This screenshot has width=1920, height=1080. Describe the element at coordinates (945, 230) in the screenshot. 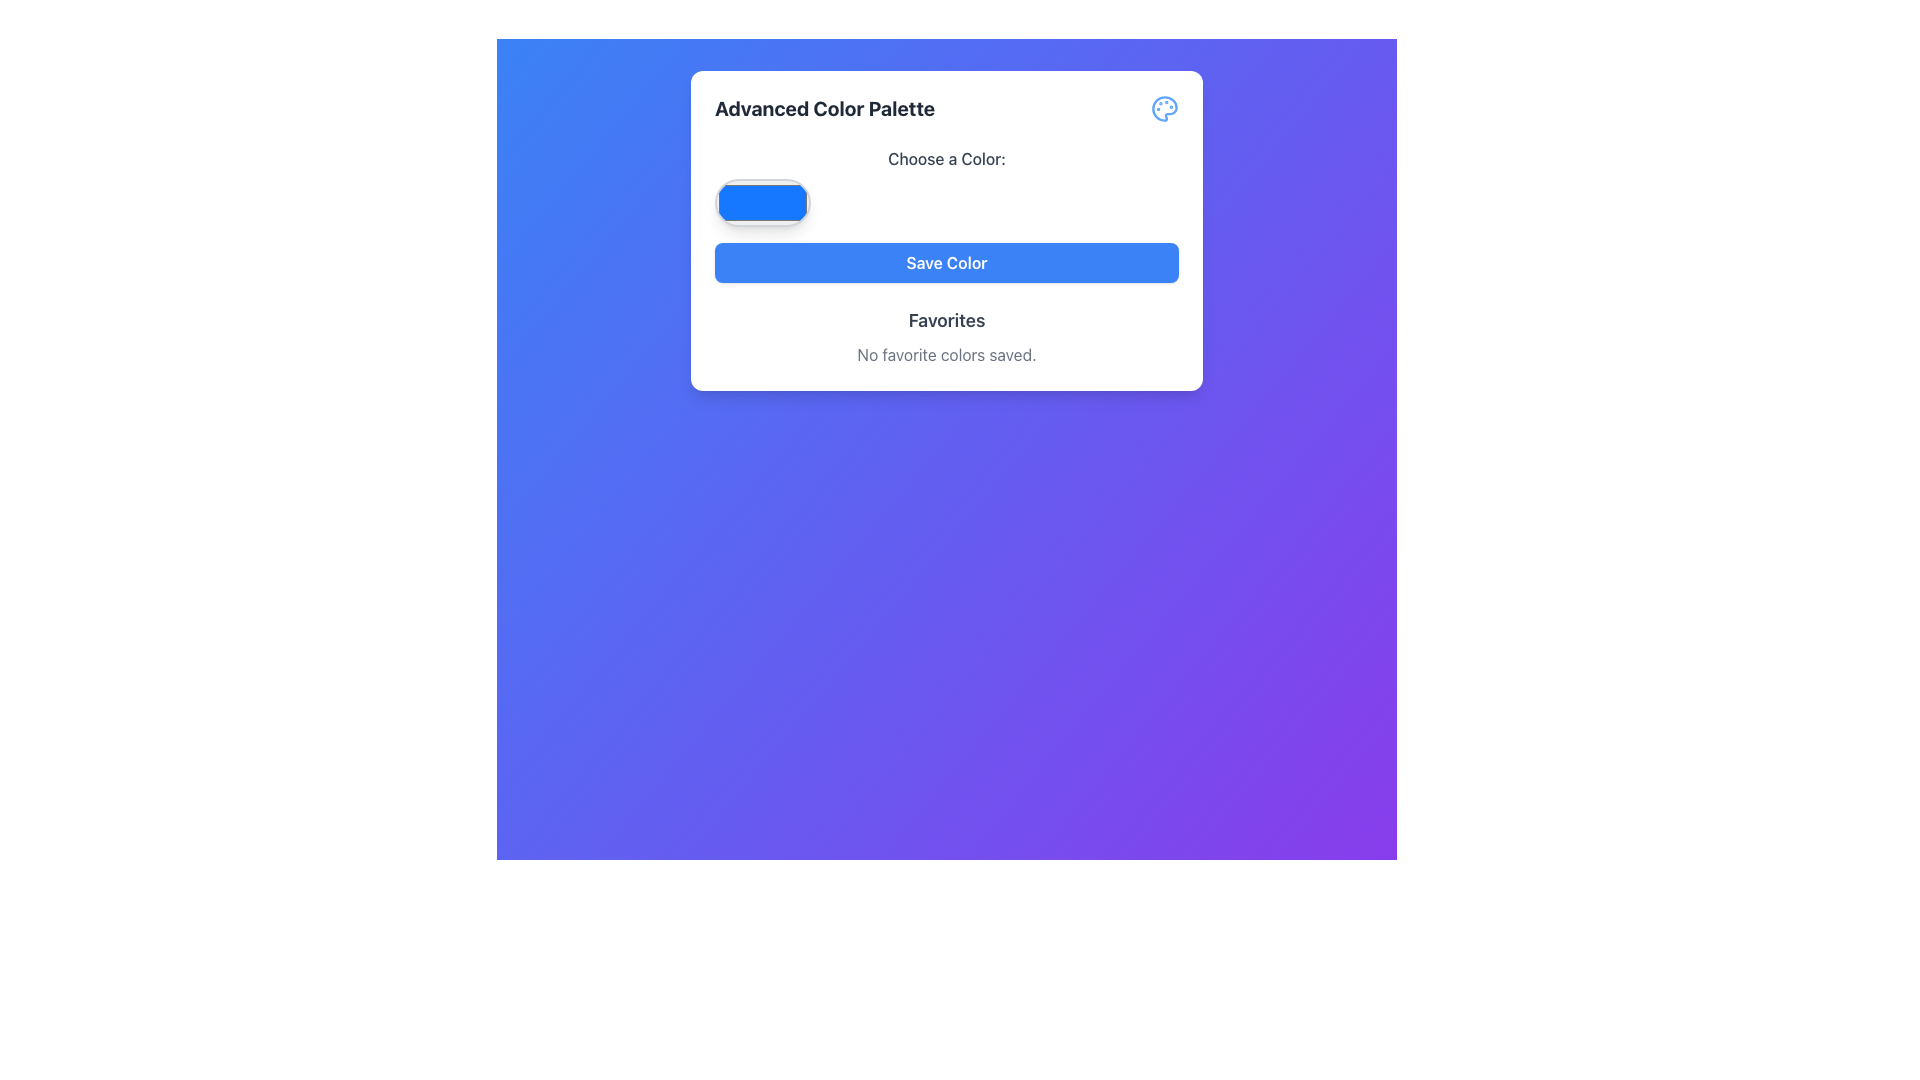

I see `the 'Save Color' button in the 'Advanced Color Palette' modal dialog, which is a rectangular box with rounded corners and a white background, centered in the application view` at that location.